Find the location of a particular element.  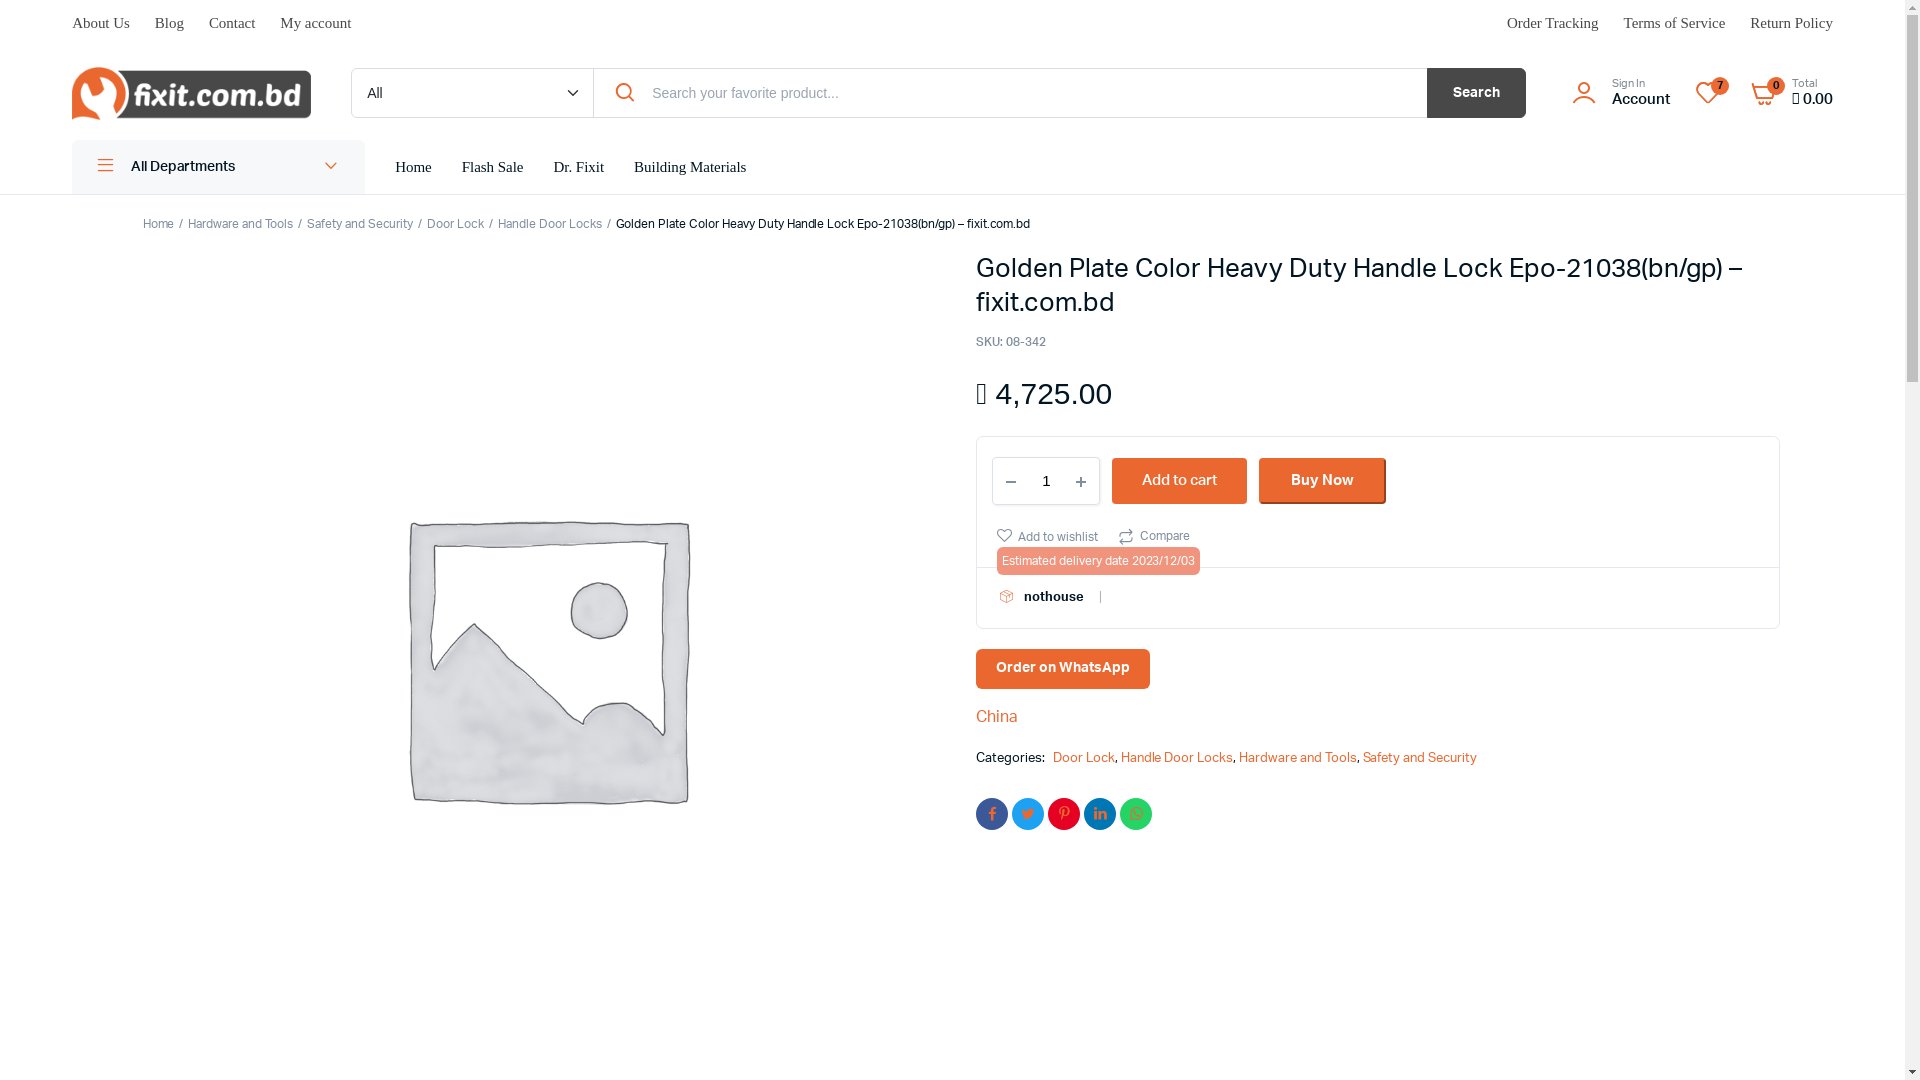

'Terms of Service' is located at coordinates (1675, 23).